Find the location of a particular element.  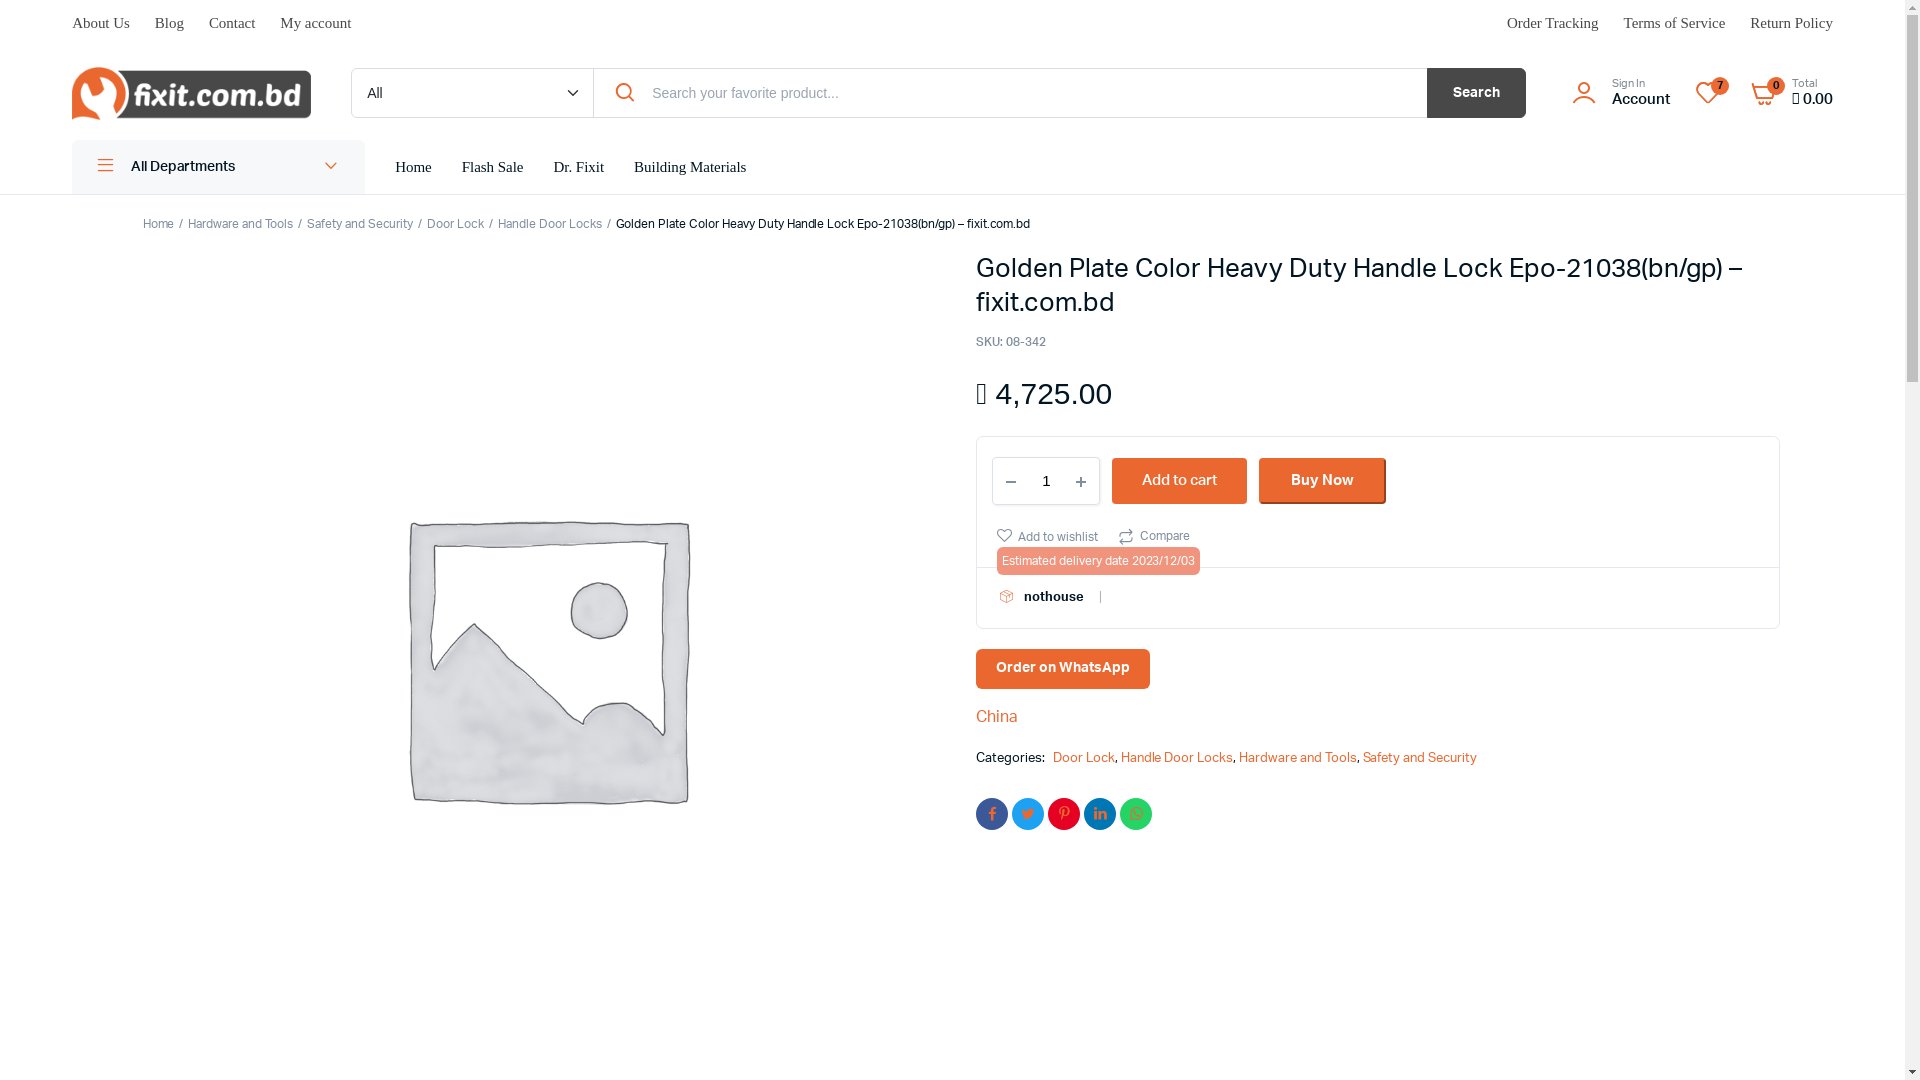

'Terms of Service' is located at coordinates (1675, 23).